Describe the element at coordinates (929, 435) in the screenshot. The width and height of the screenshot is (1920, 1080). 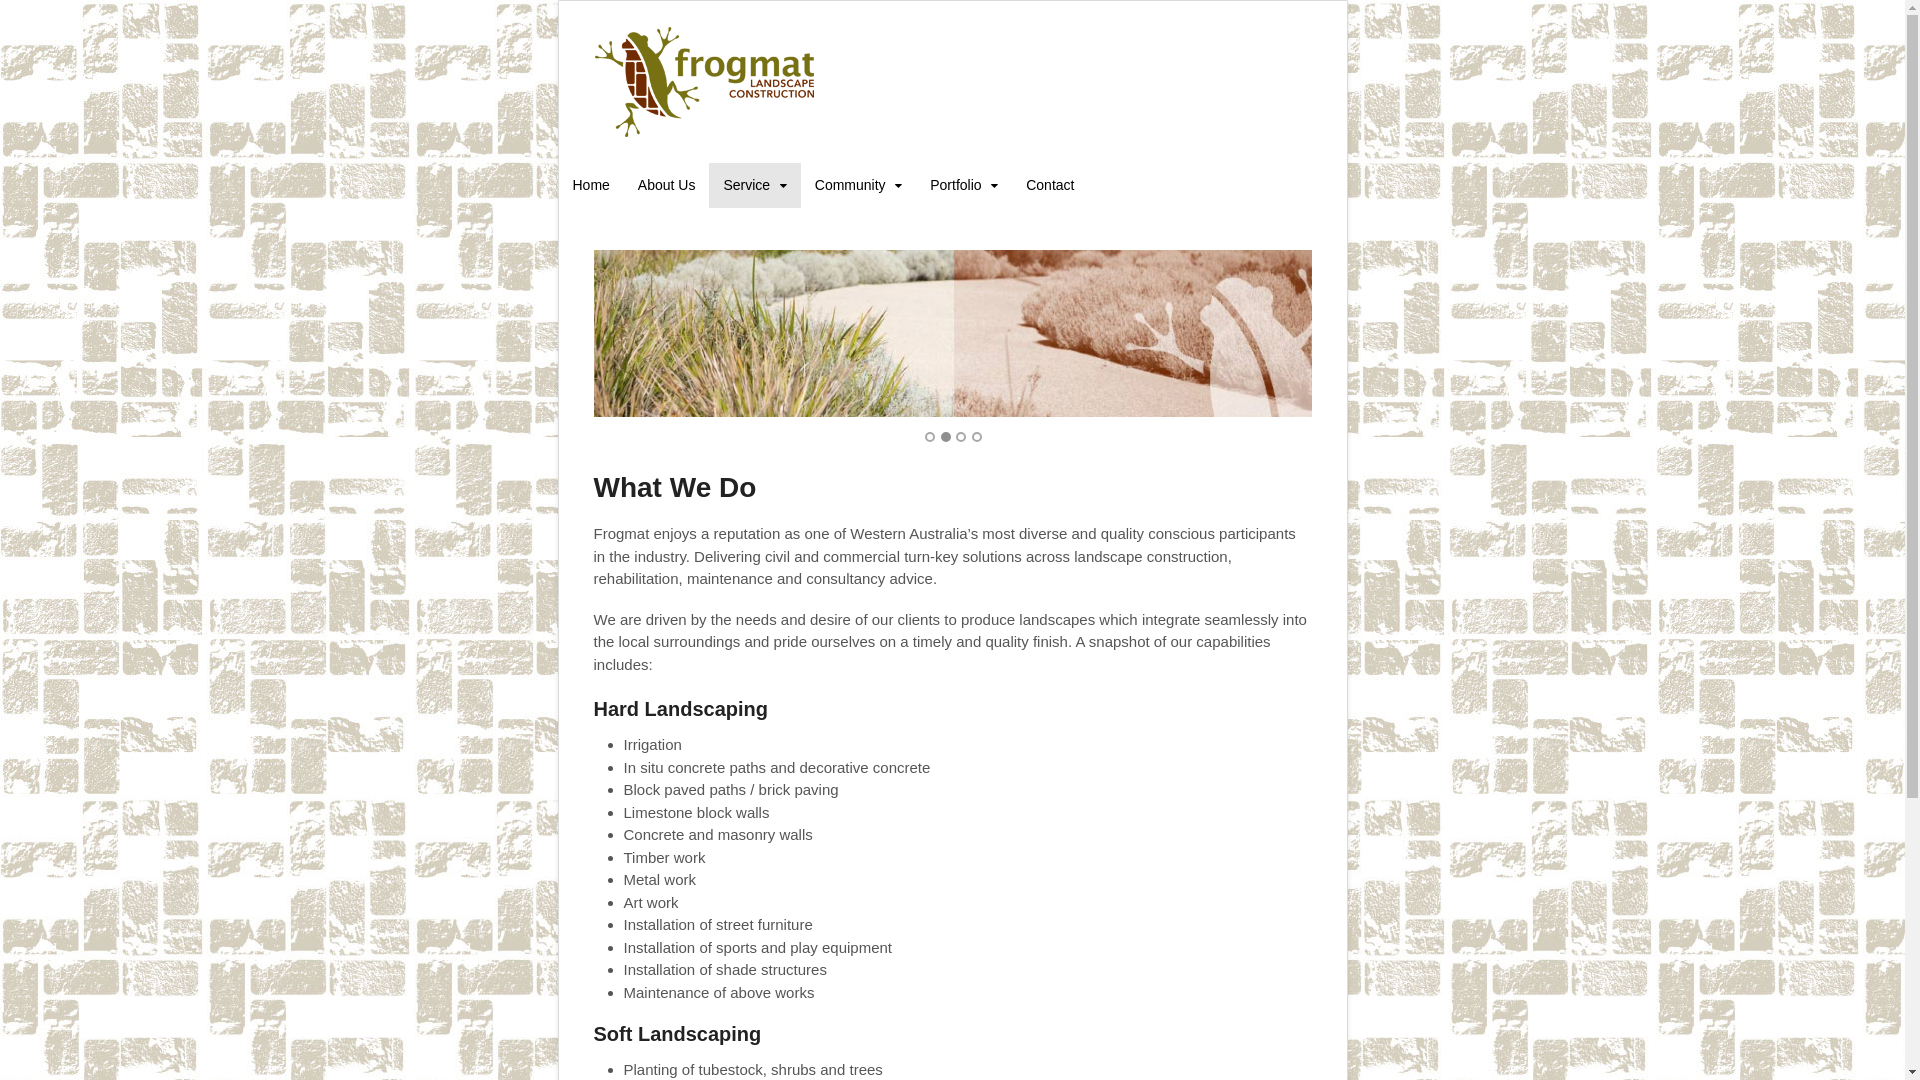
I see `'1'` at that location.